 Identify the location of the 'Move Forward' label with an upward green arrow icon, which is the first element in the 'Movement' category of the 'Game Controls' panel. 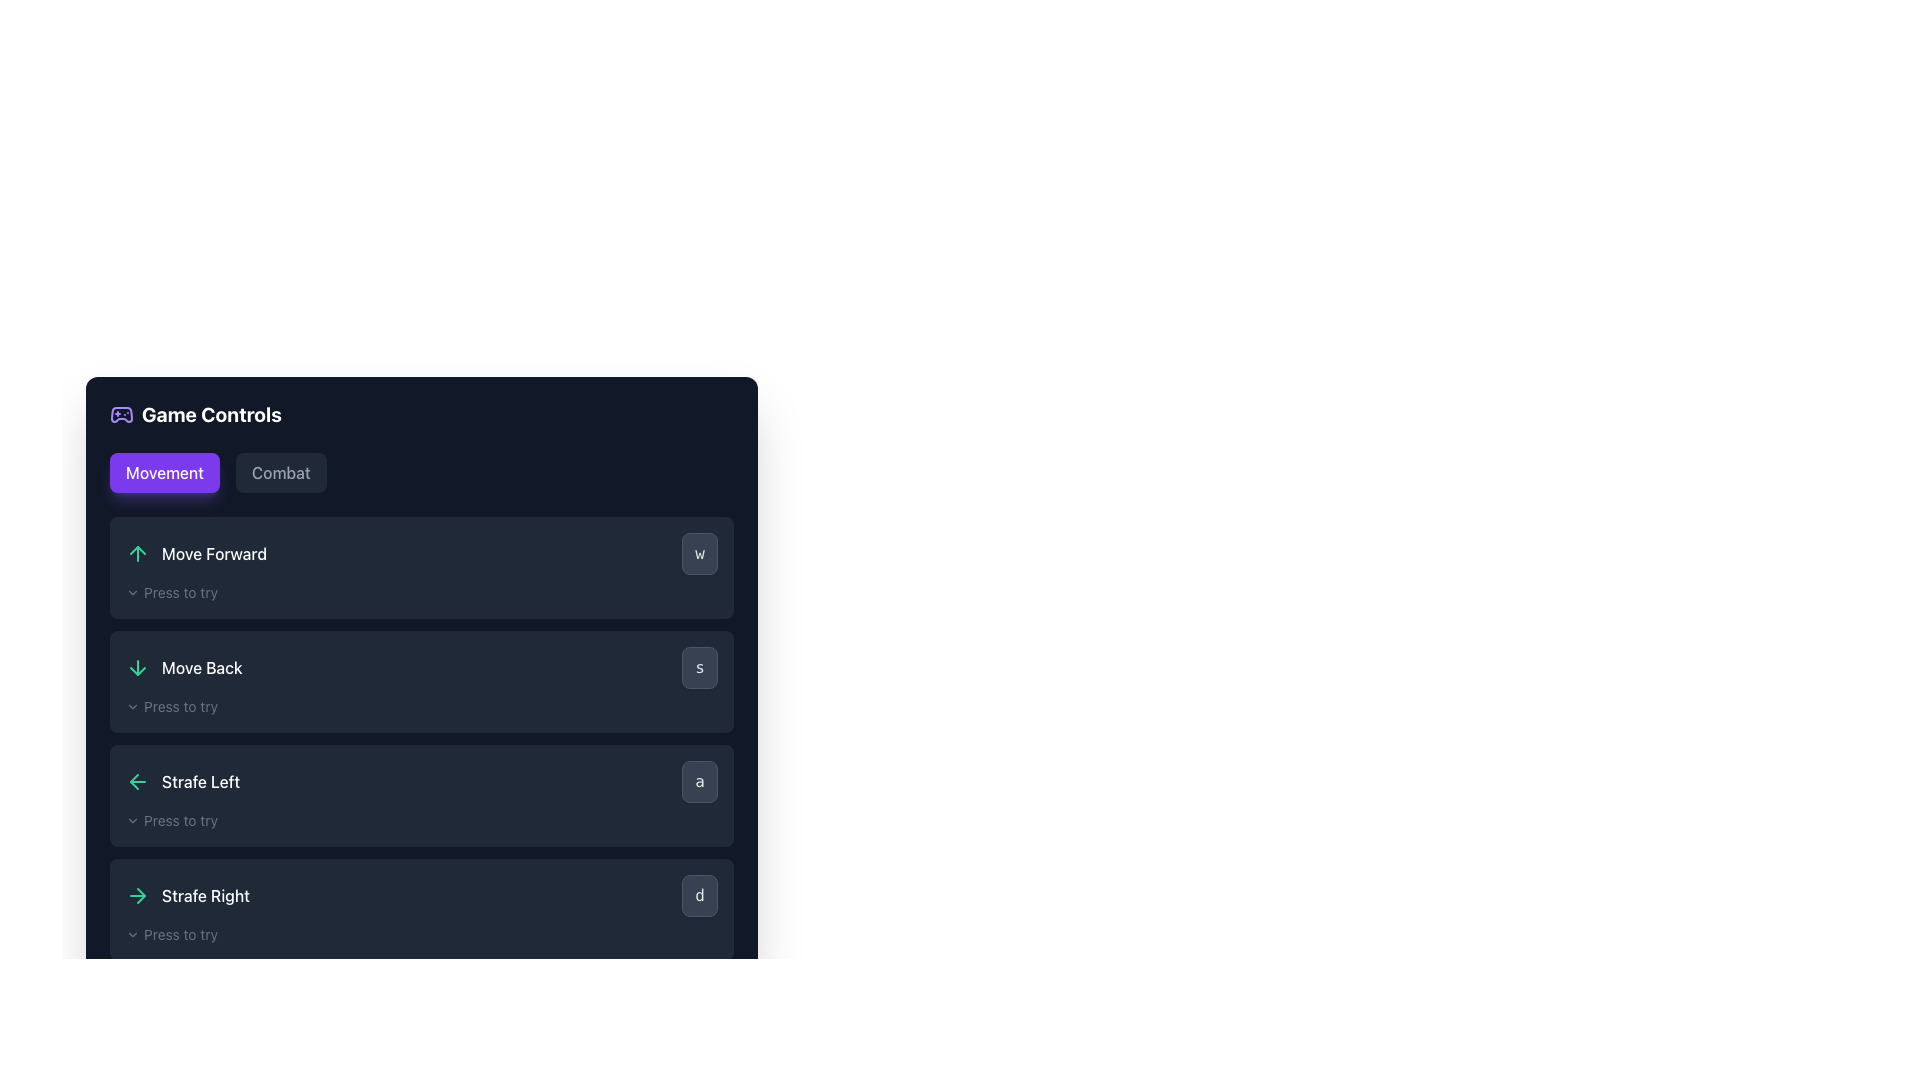
(196, 554).